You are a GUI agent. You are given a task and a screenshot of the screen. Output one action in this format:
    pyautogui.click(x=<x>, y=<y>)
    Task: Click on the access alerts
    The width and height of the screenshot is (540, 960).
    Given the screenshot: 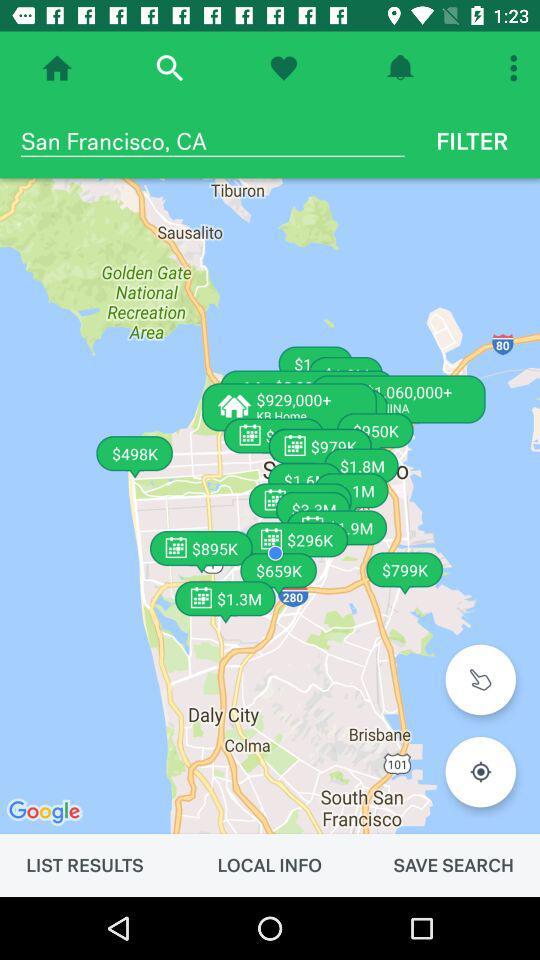 What is the action you would take?
    pyautogui.click(x=400, y=68)
    